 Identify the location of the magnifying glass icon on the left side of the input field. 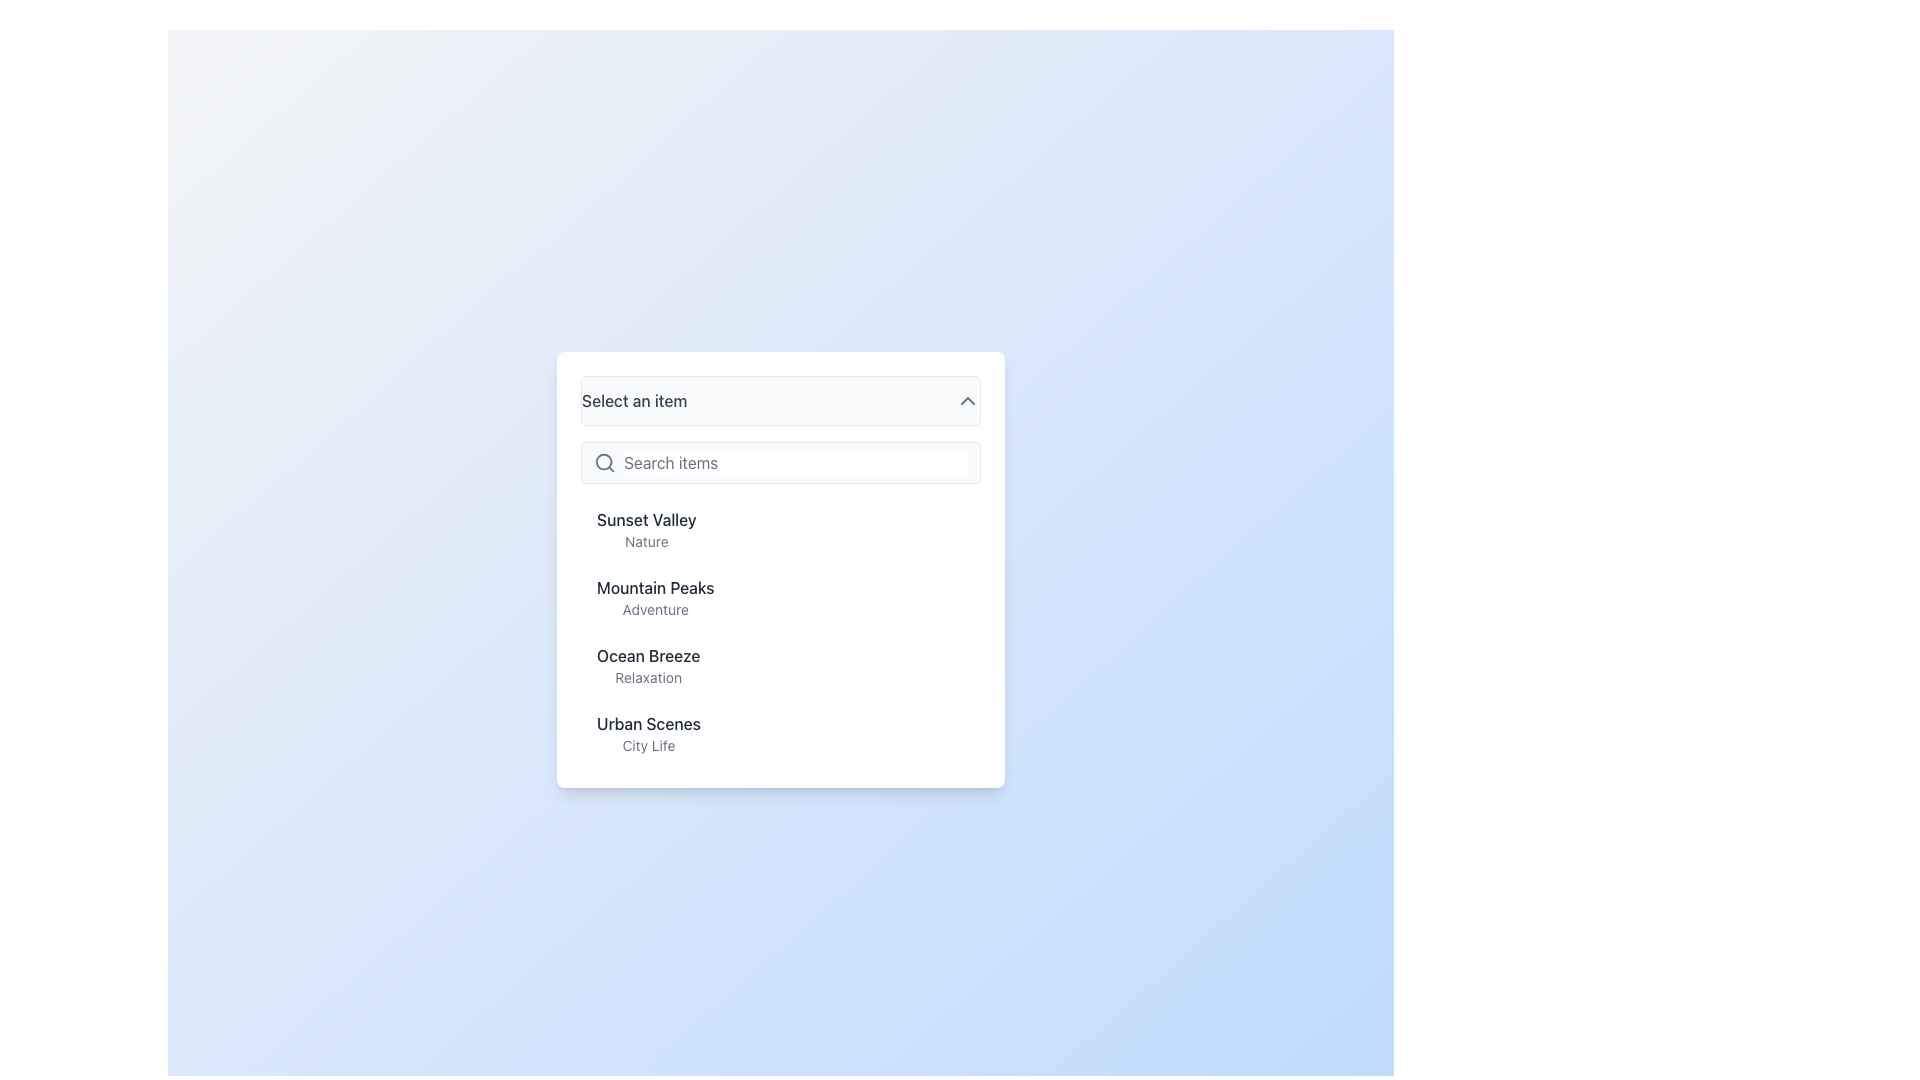
(603, 462).